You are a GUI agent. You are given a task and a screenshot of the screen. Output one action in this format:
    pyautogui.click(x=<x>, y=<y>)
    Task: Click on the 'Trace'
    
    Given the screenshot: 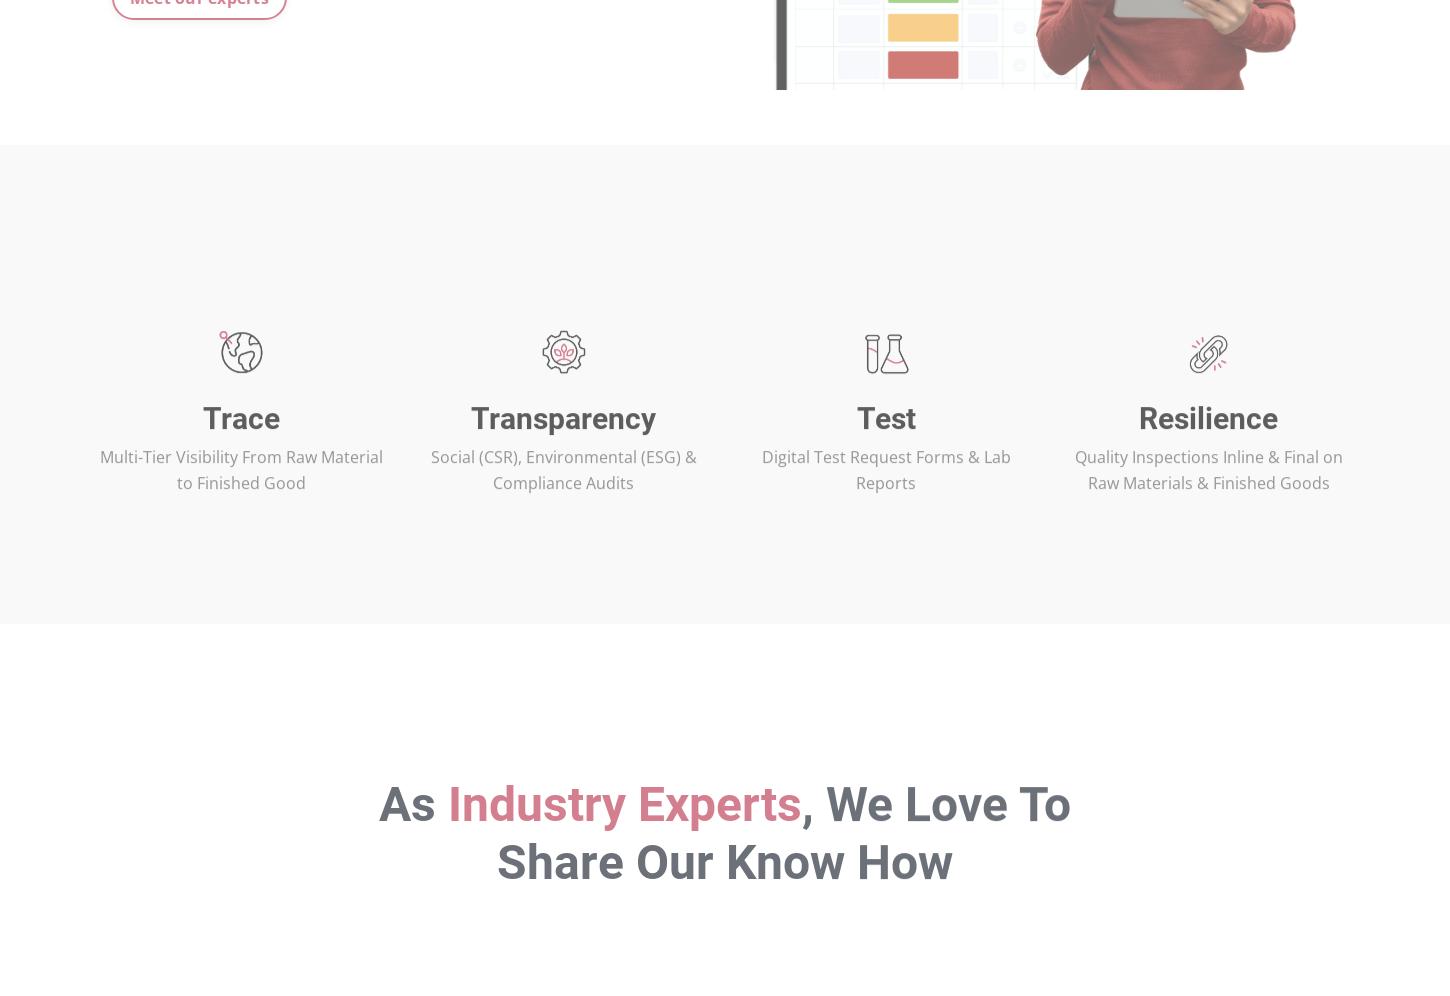 What is the action you would take?
    pyautogui.click(x=239, y=480)
    